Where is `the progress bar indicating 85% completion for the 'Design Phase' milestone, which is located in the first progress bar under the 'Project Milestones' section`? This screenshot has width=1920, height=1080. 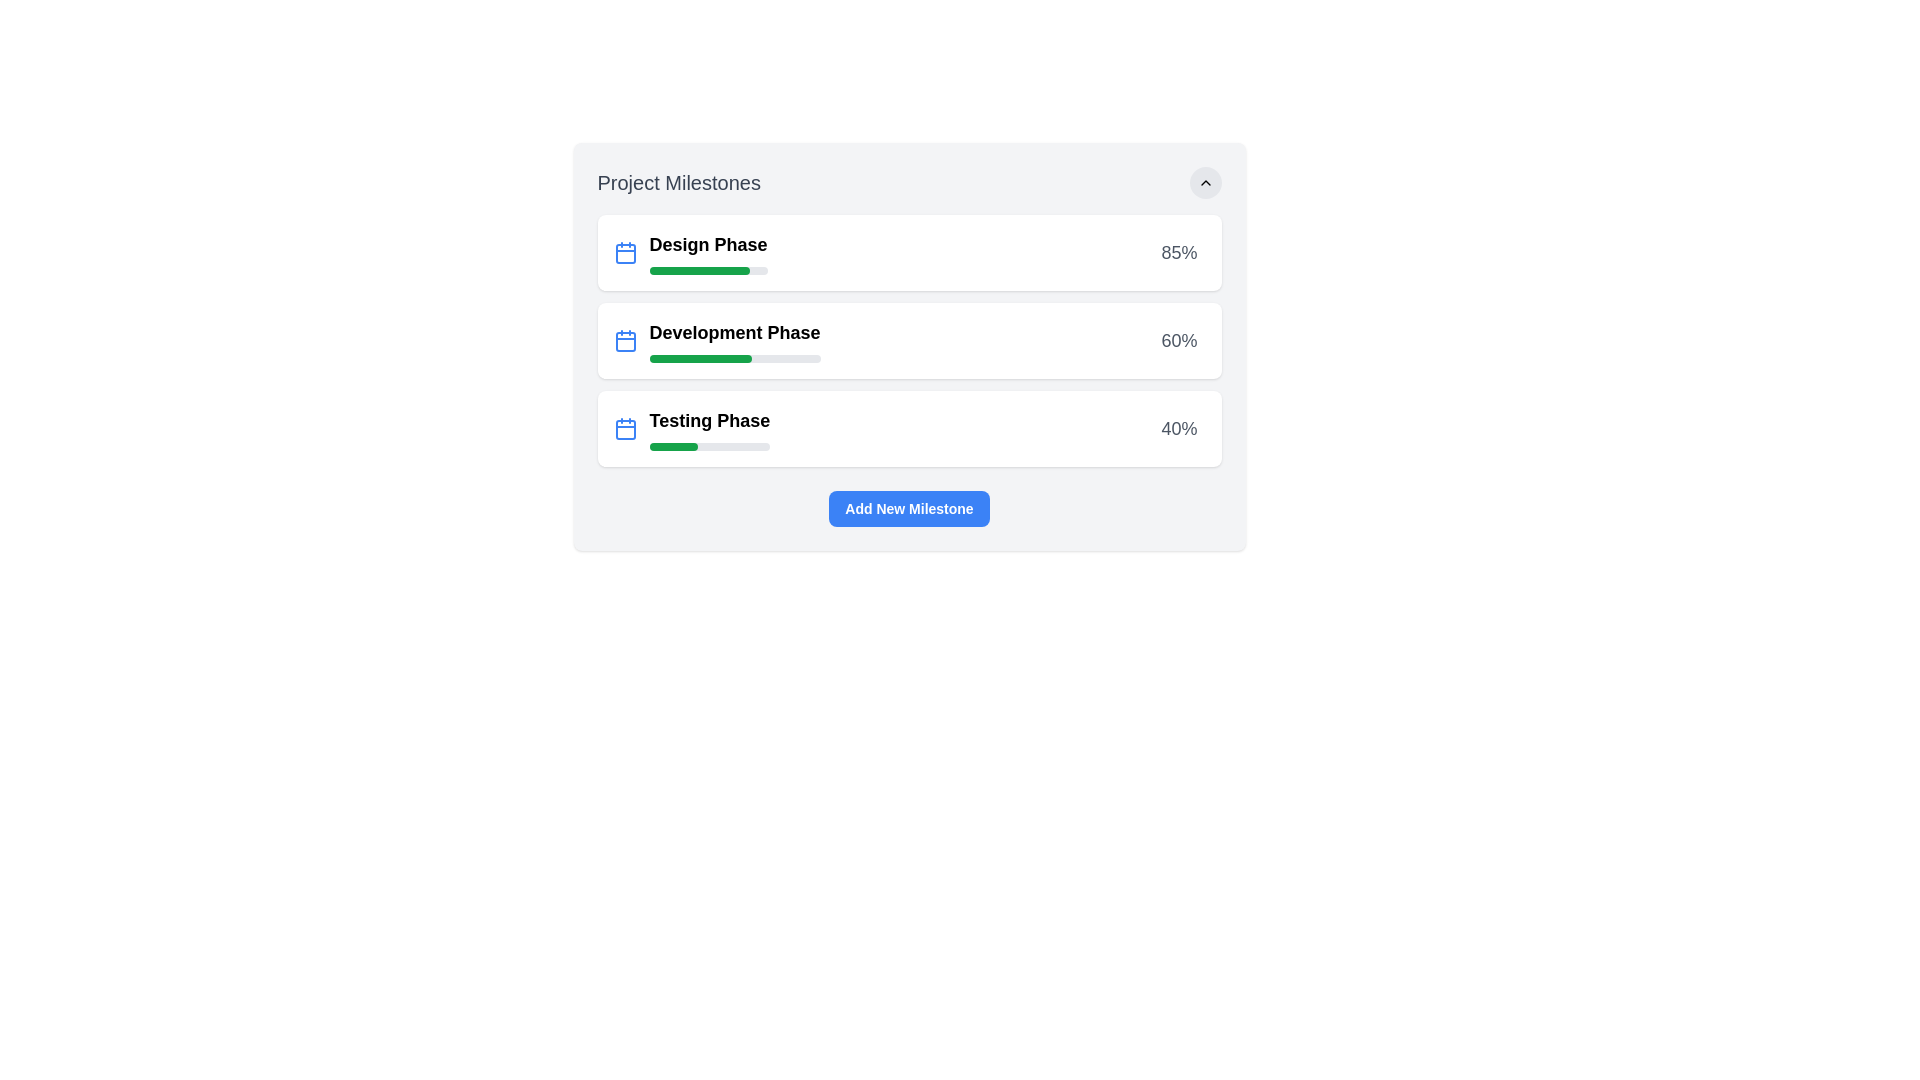
the progress bar indicating 85% completion for the 'Design Phase' milestone, which is located in the first progress bar under the 'Project Milestones' section is located at coordinates (699, 270).